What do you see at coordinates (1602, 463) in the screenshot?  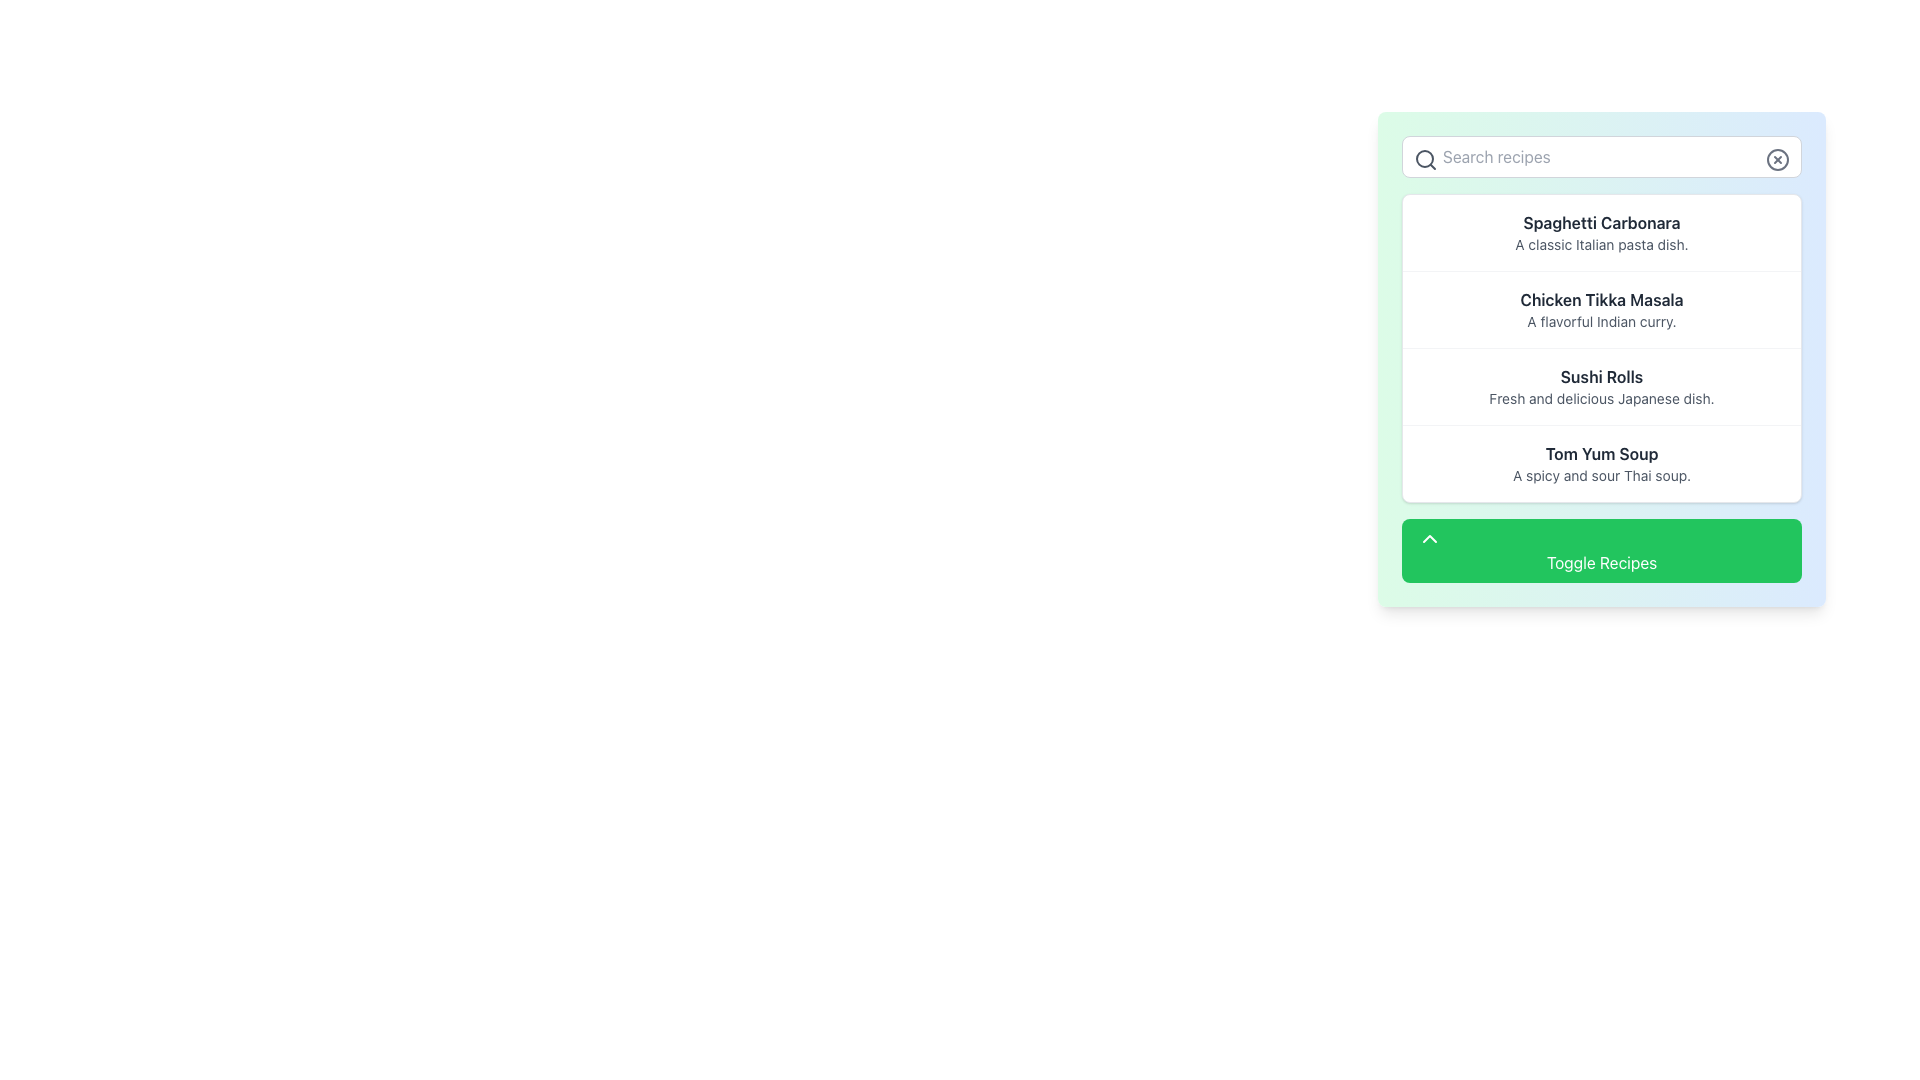 I see `the text block containing 'Tom Yum Soup' which is a rectangular component with a white background and is positioned fourth from the top in a vertically scrolling panel` at bounding box center [1602, 463].